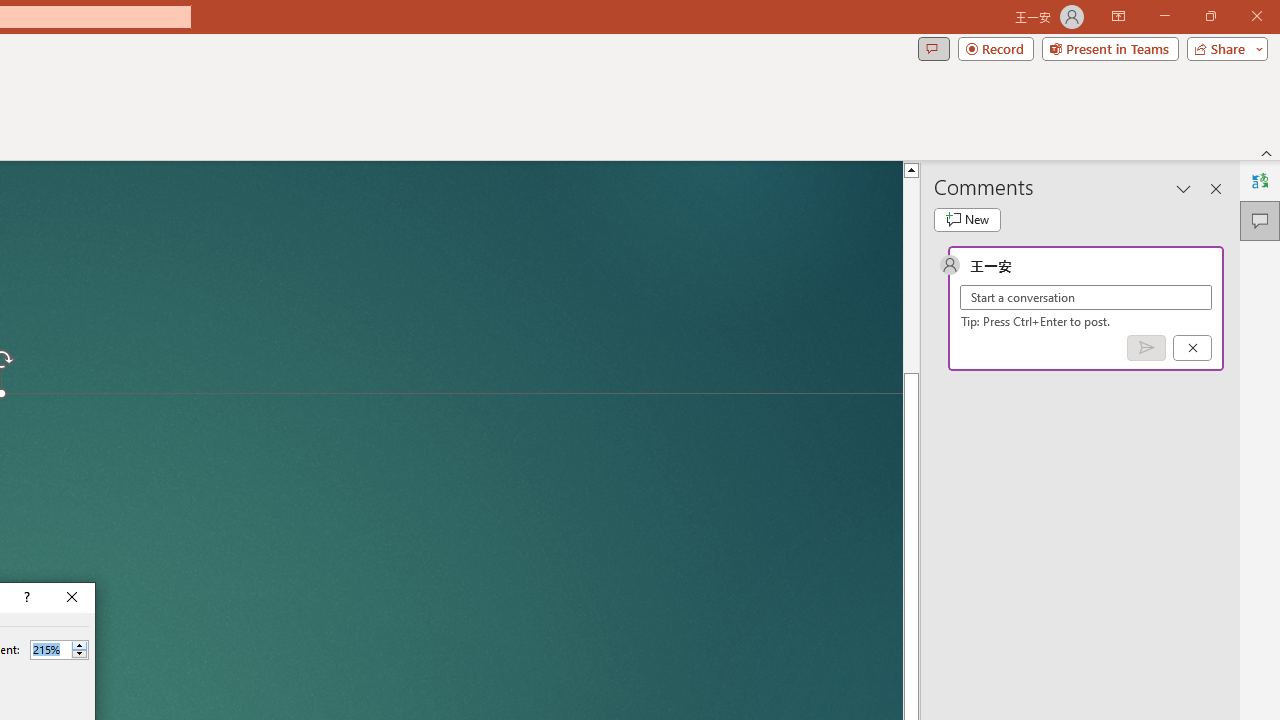 The image size is (1280, 720). I want to click on 'Percent', so click(50, 649).